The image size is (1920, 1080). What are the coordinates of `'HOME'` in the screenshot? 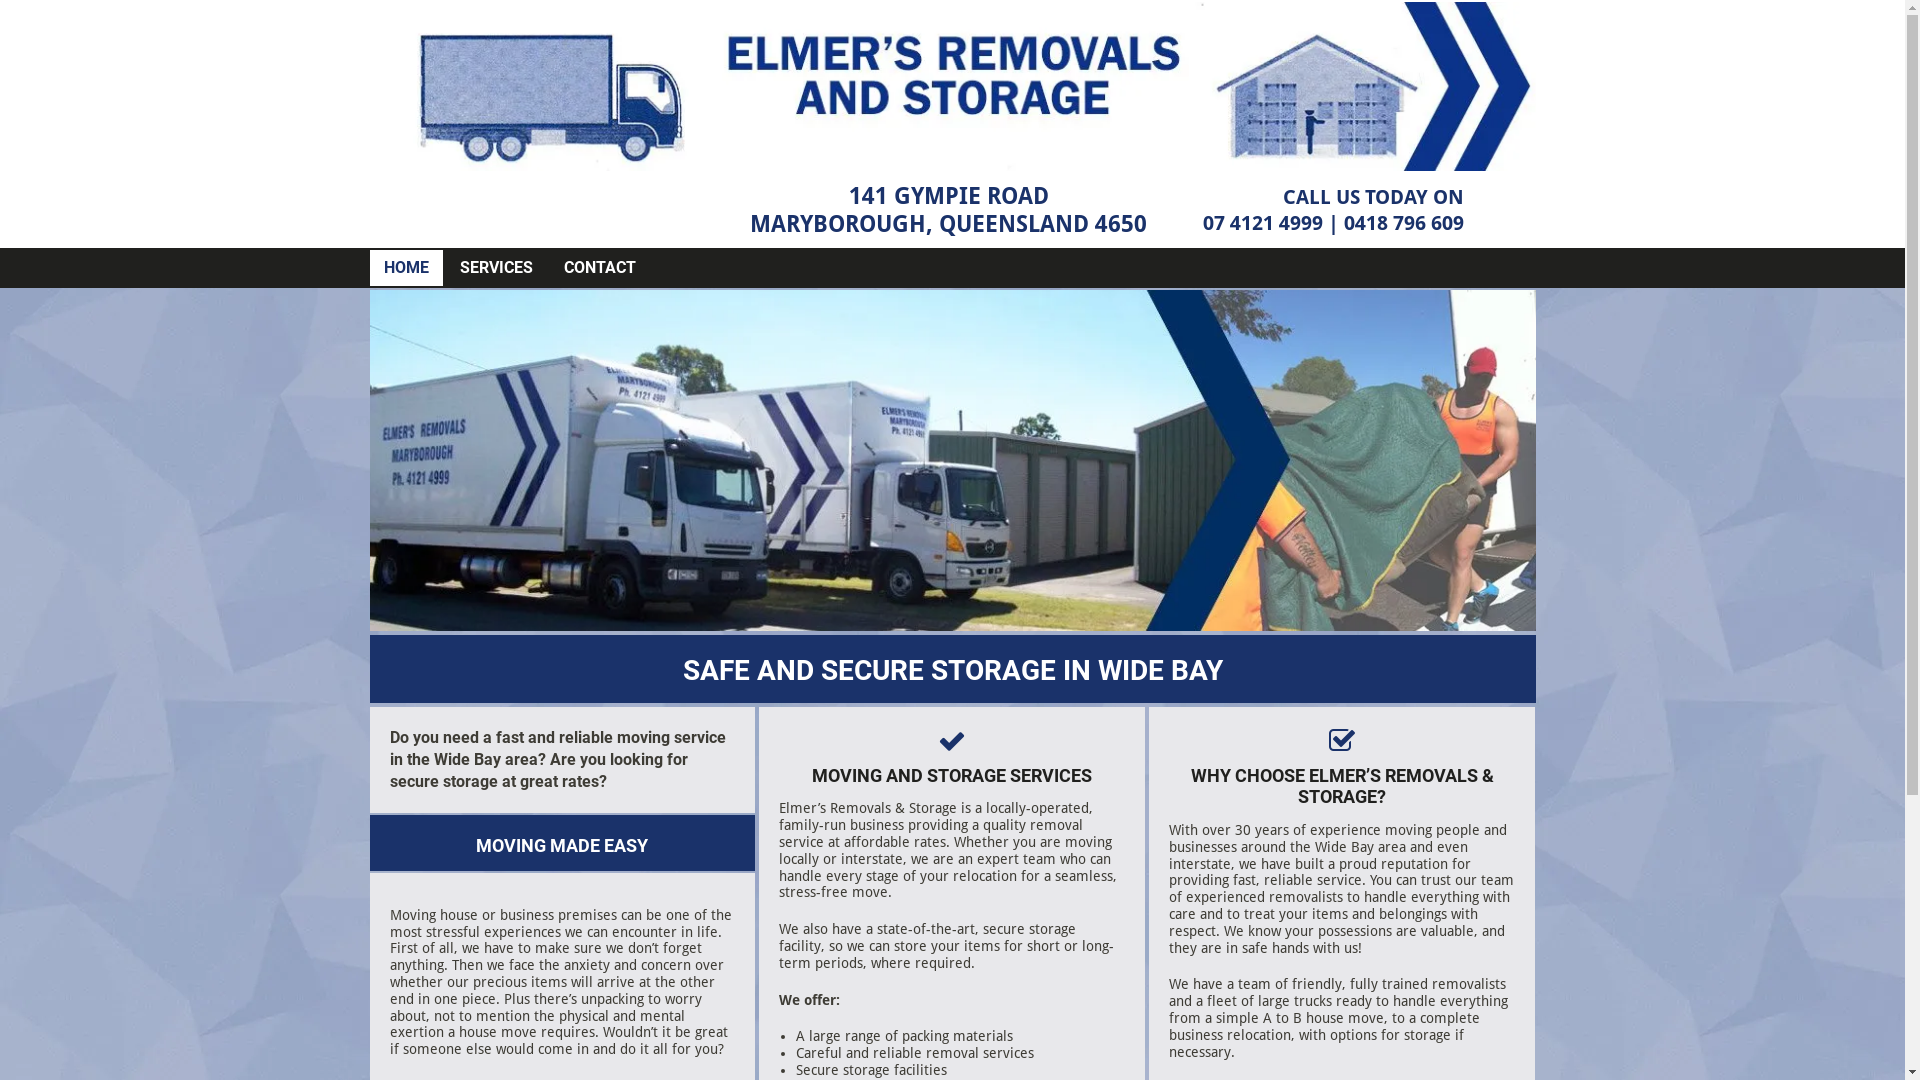 It's located at (405, 266).